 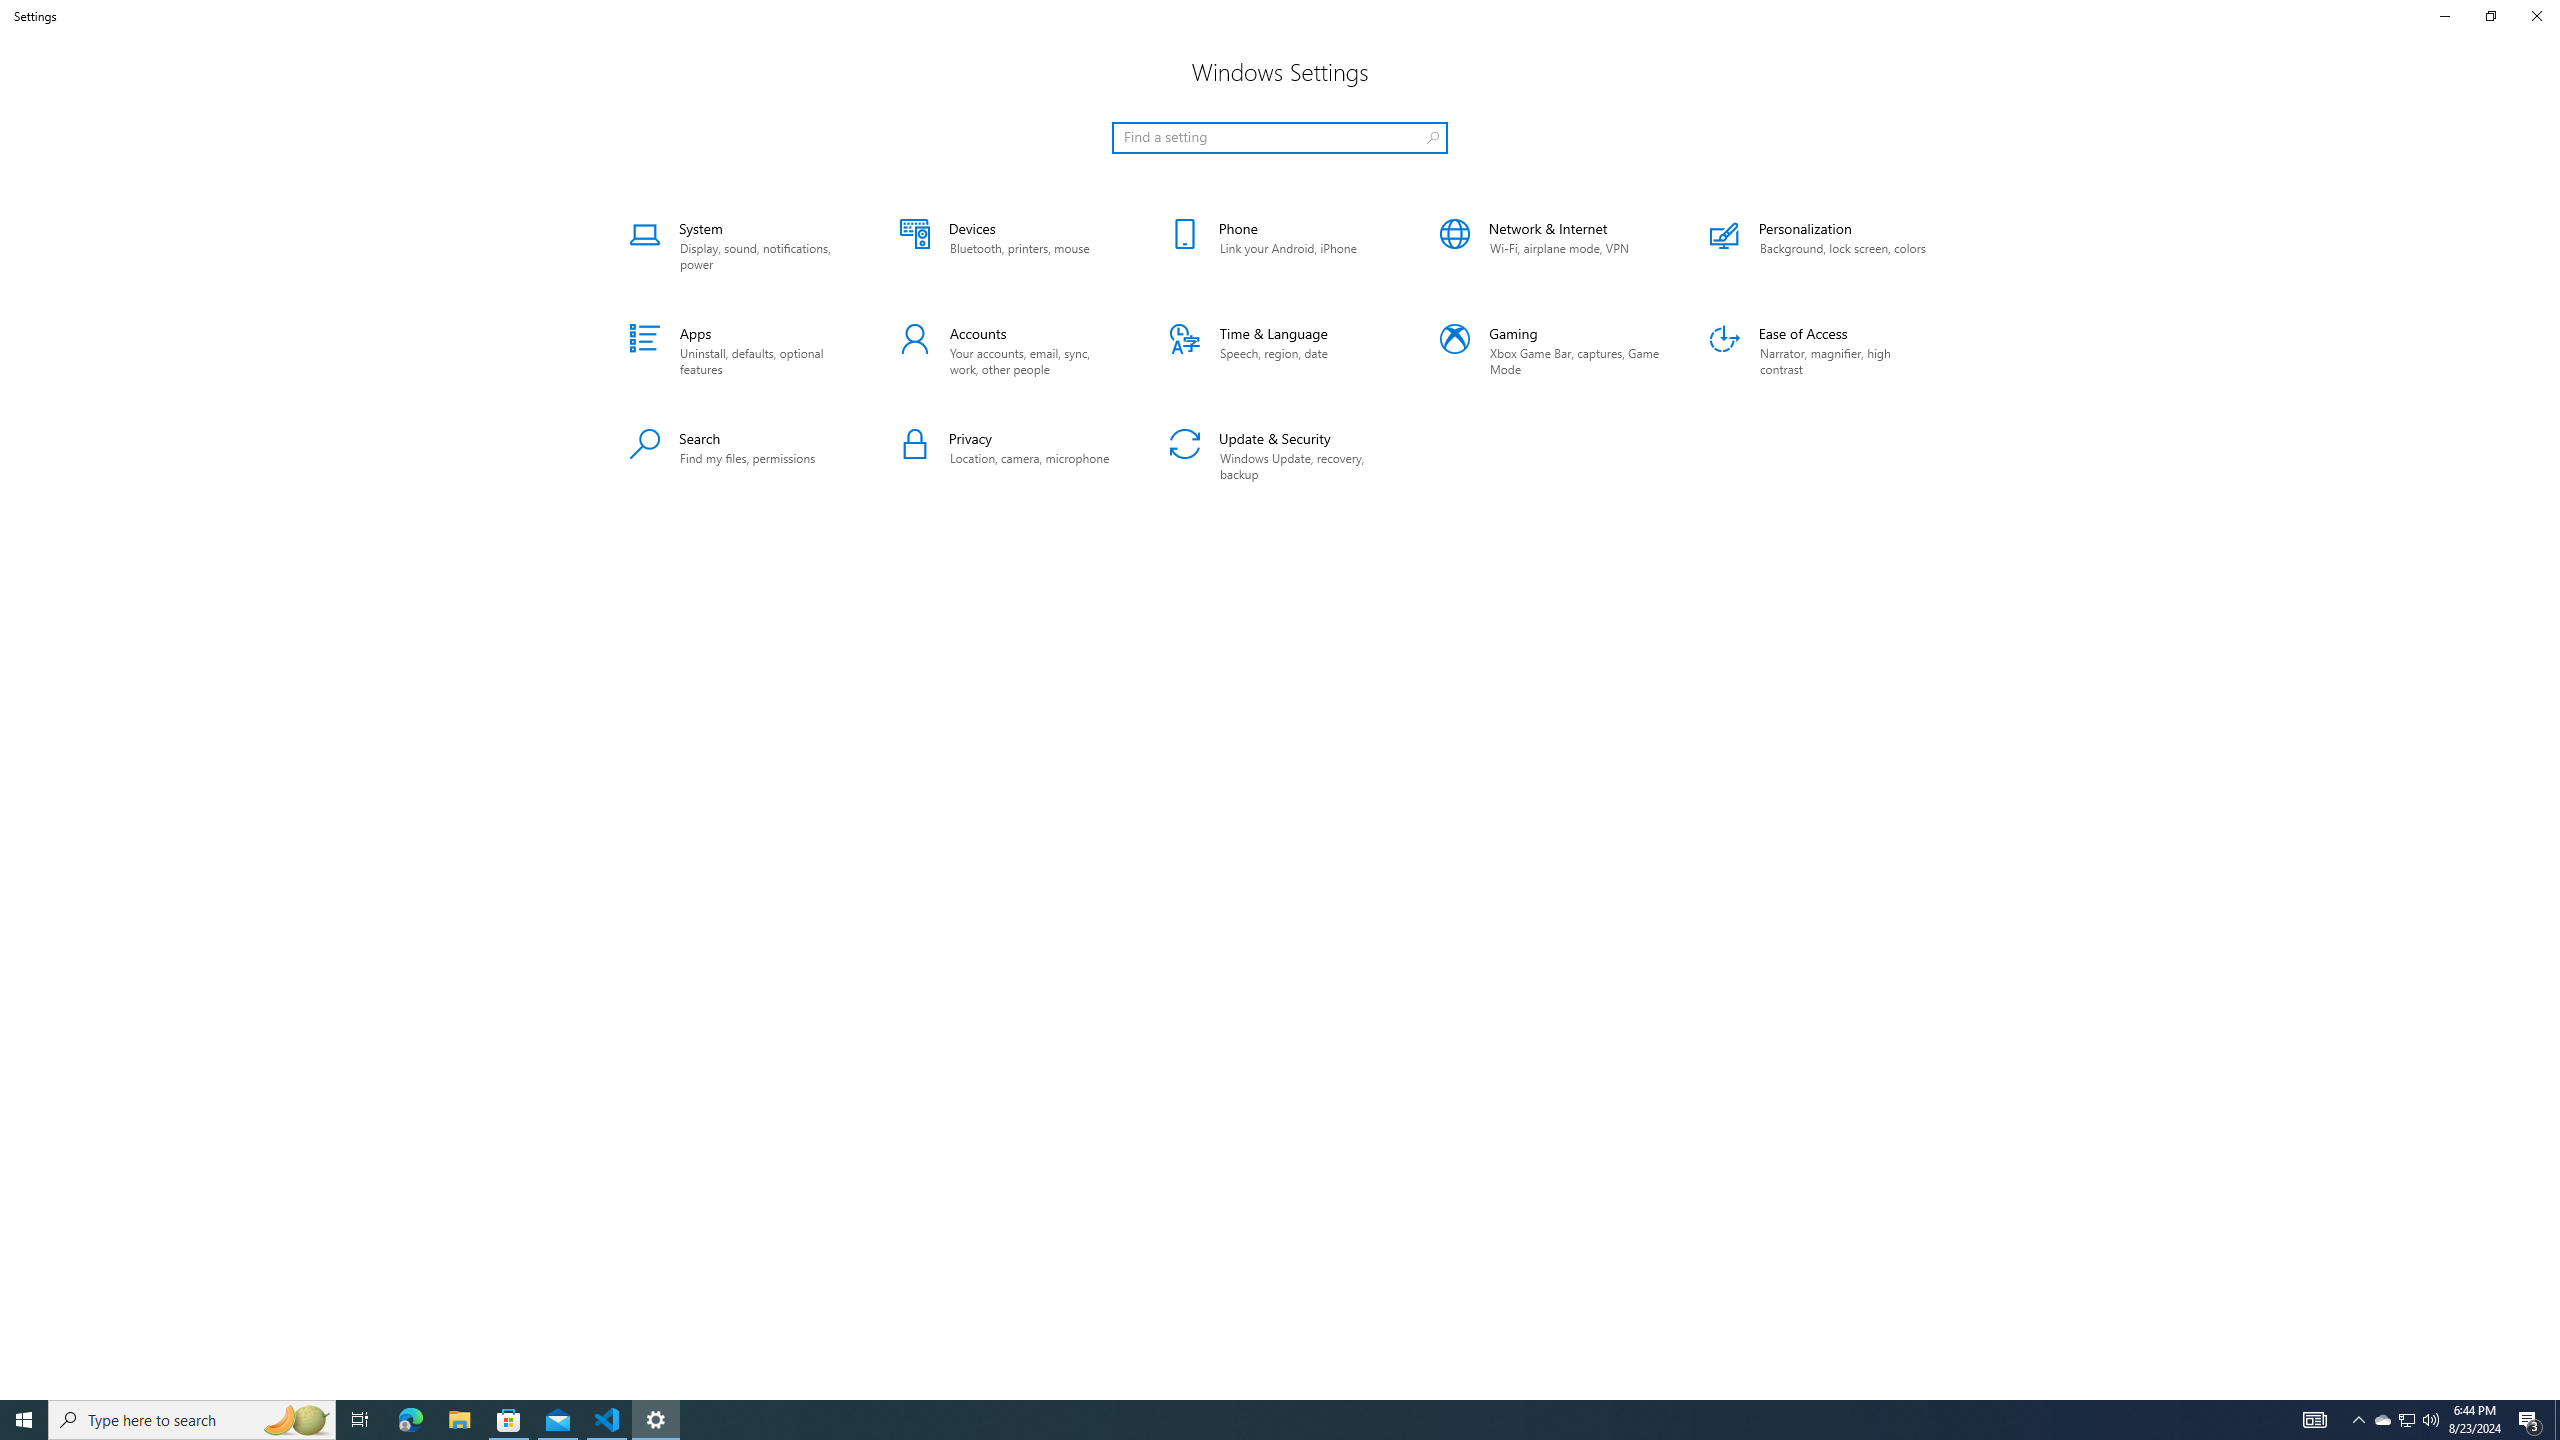 I want to click on 'Privacy', so click(x=1008, y=456).